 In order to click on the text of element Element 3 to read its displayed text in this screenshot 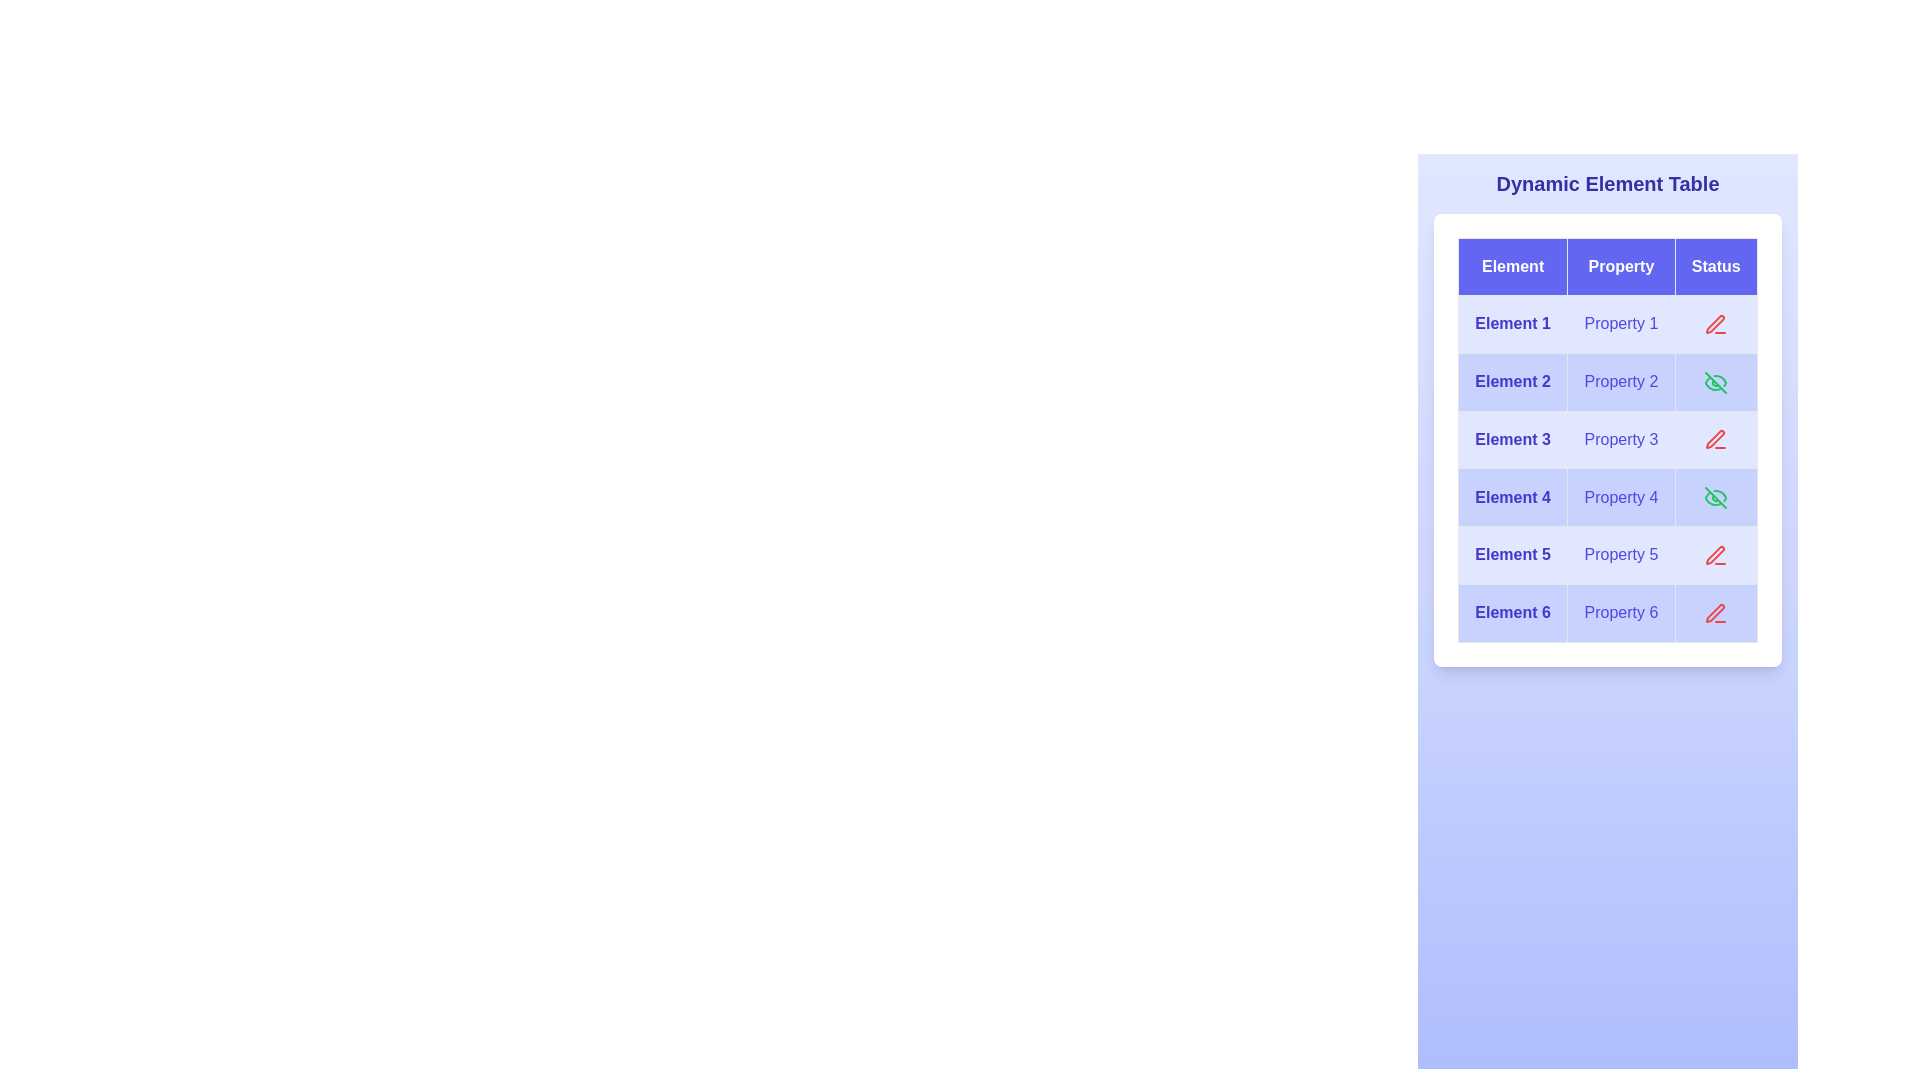, I will do `click(1513, 438)`.